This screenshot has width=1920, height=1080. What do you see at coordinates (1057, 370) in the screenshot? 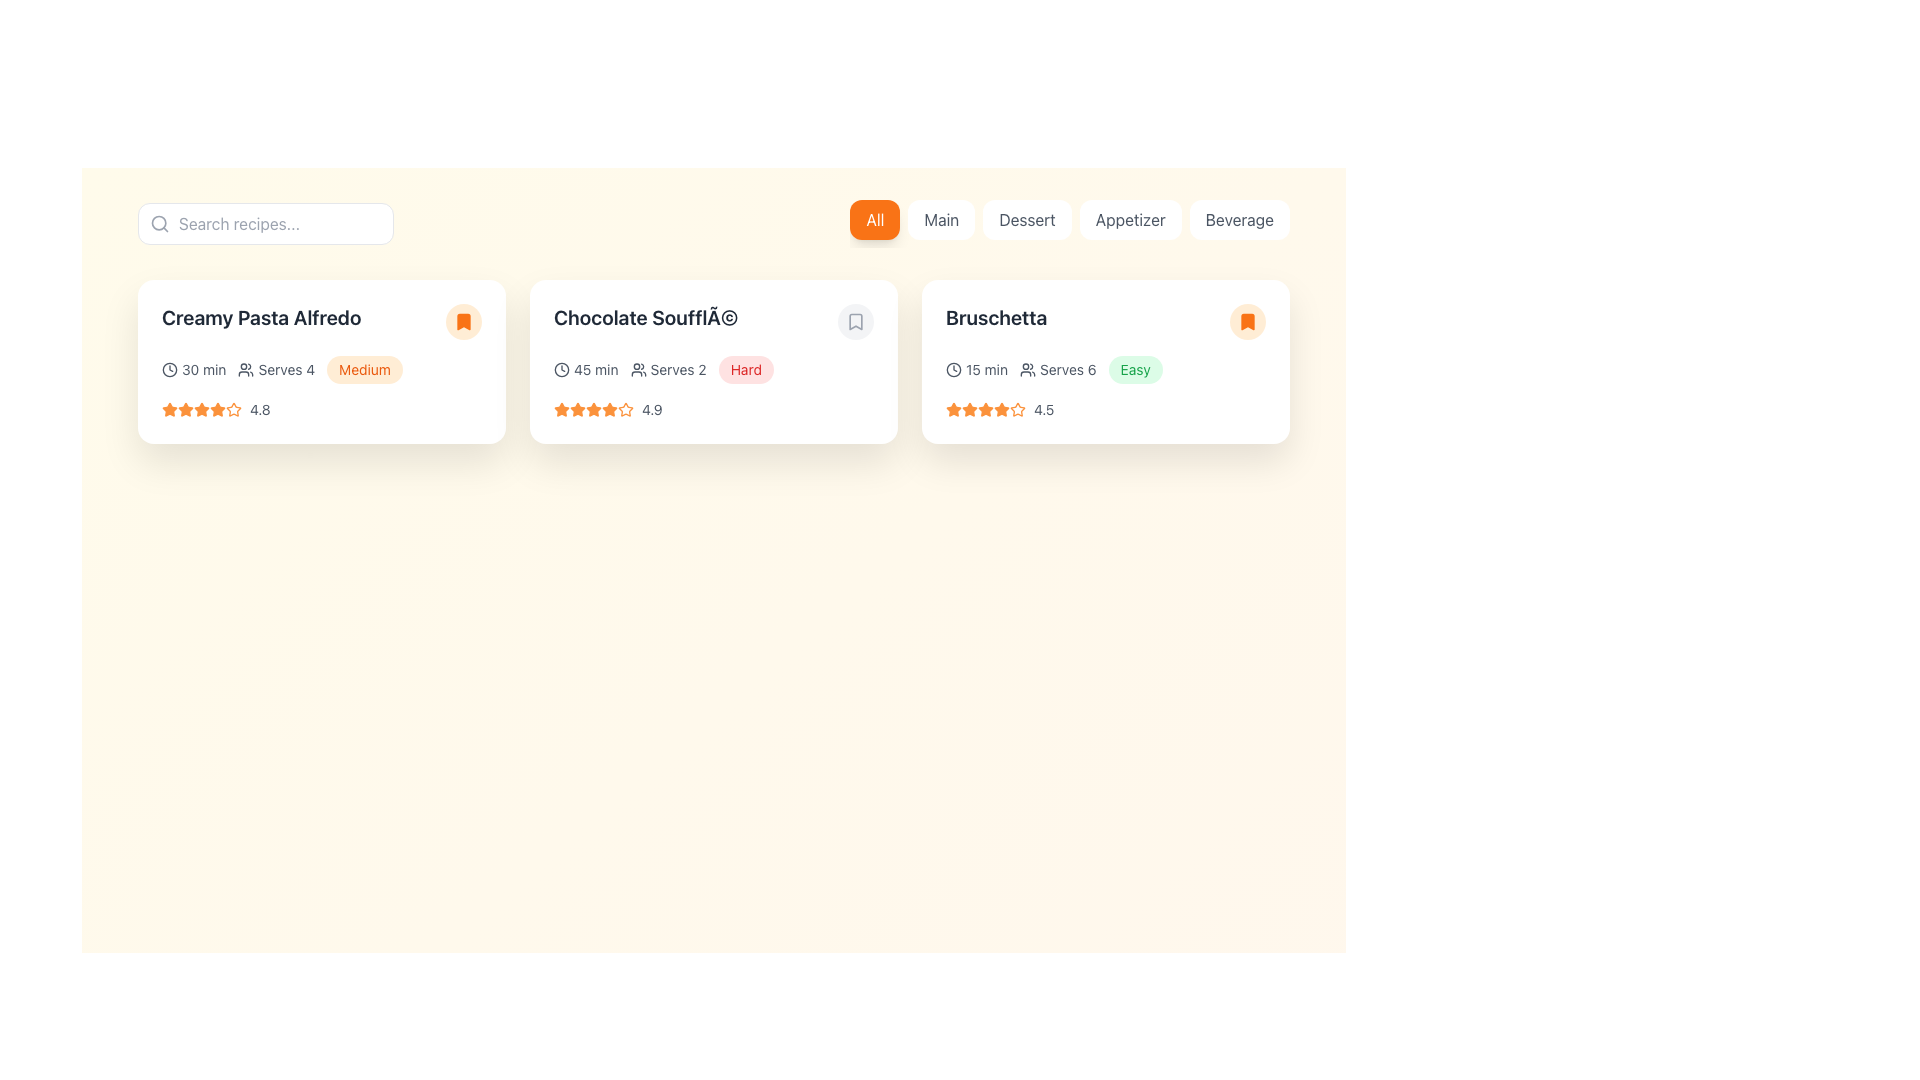
I see `the static text element that indicates the number of servings for the 'Bruschetta' recipe, located in the center-right section of the card` at bounding box center [1057, 370].